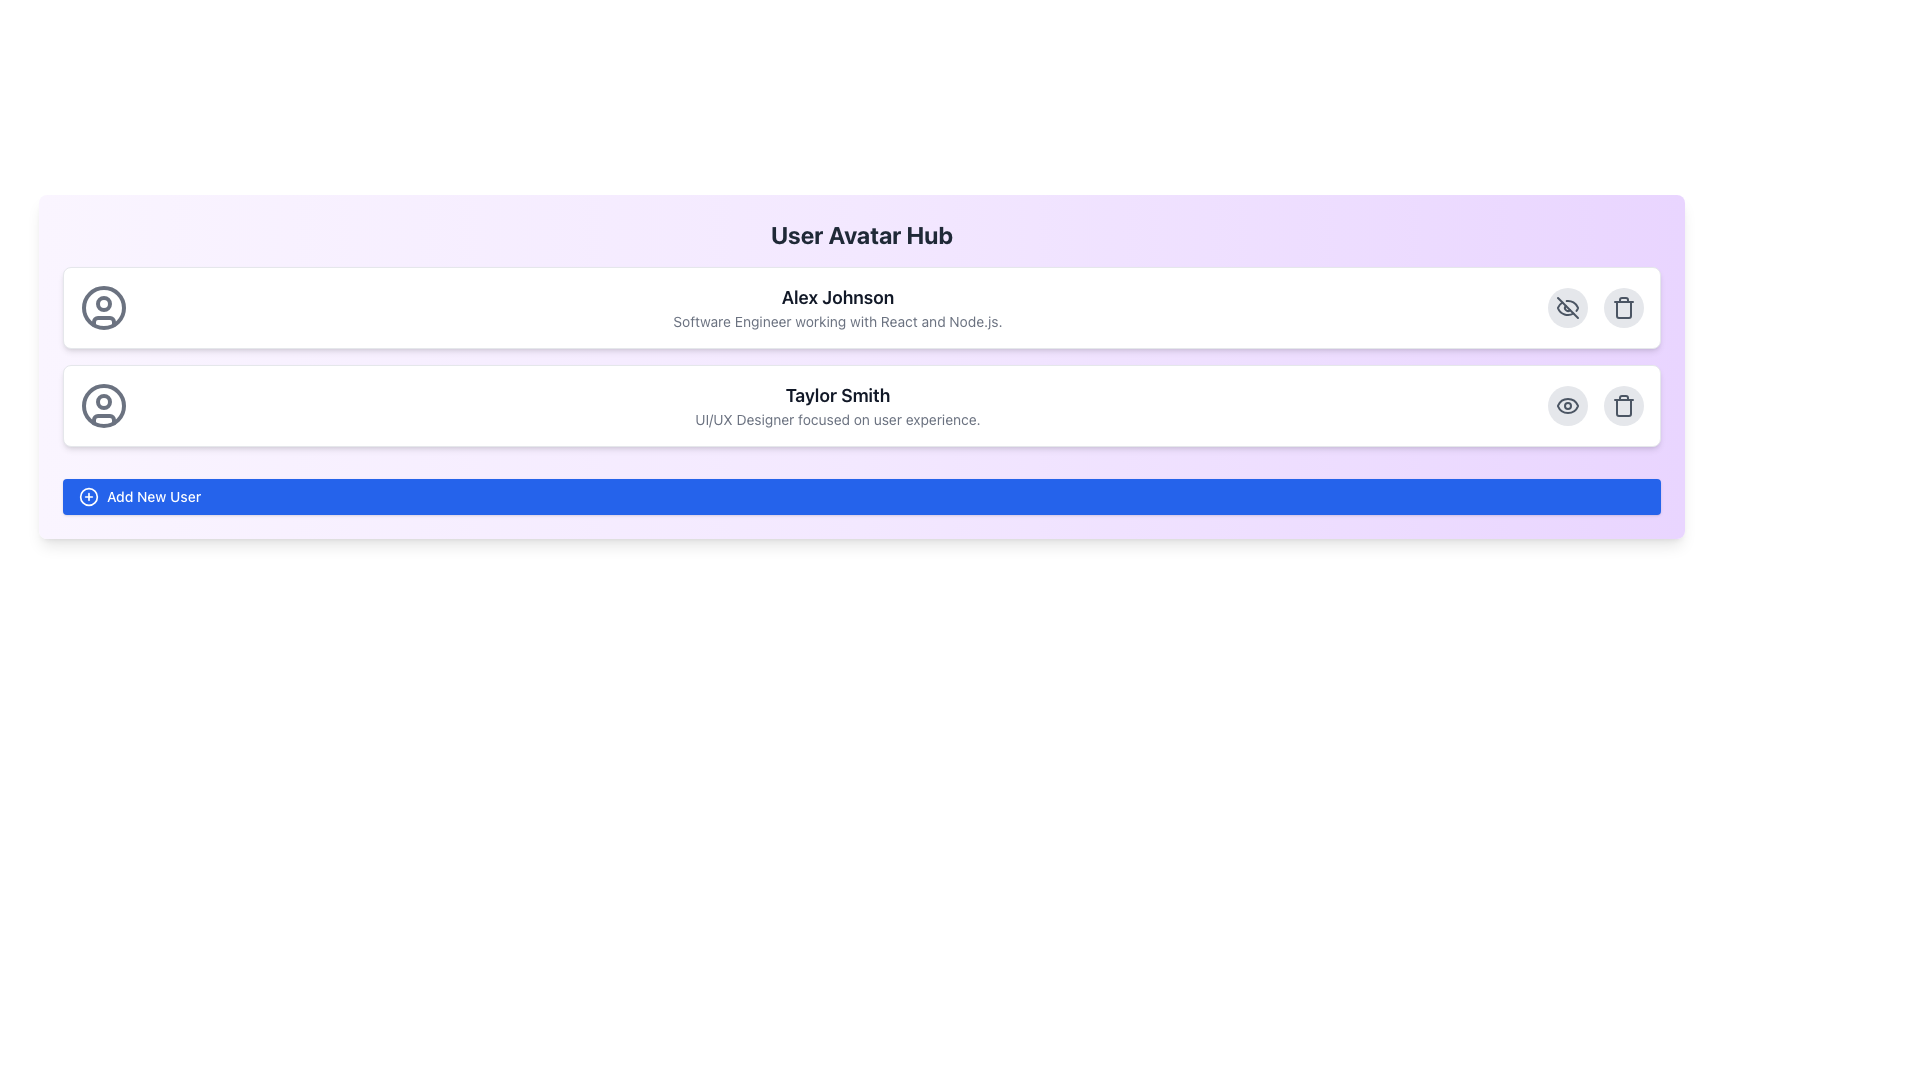 The height and width of the screenshot is (1080, 1920). Describe the element at coordinates (1567, 308) in the screenshot. I see `the visibility toggle icon button located at the top-right corner of the first user information card` at that location.